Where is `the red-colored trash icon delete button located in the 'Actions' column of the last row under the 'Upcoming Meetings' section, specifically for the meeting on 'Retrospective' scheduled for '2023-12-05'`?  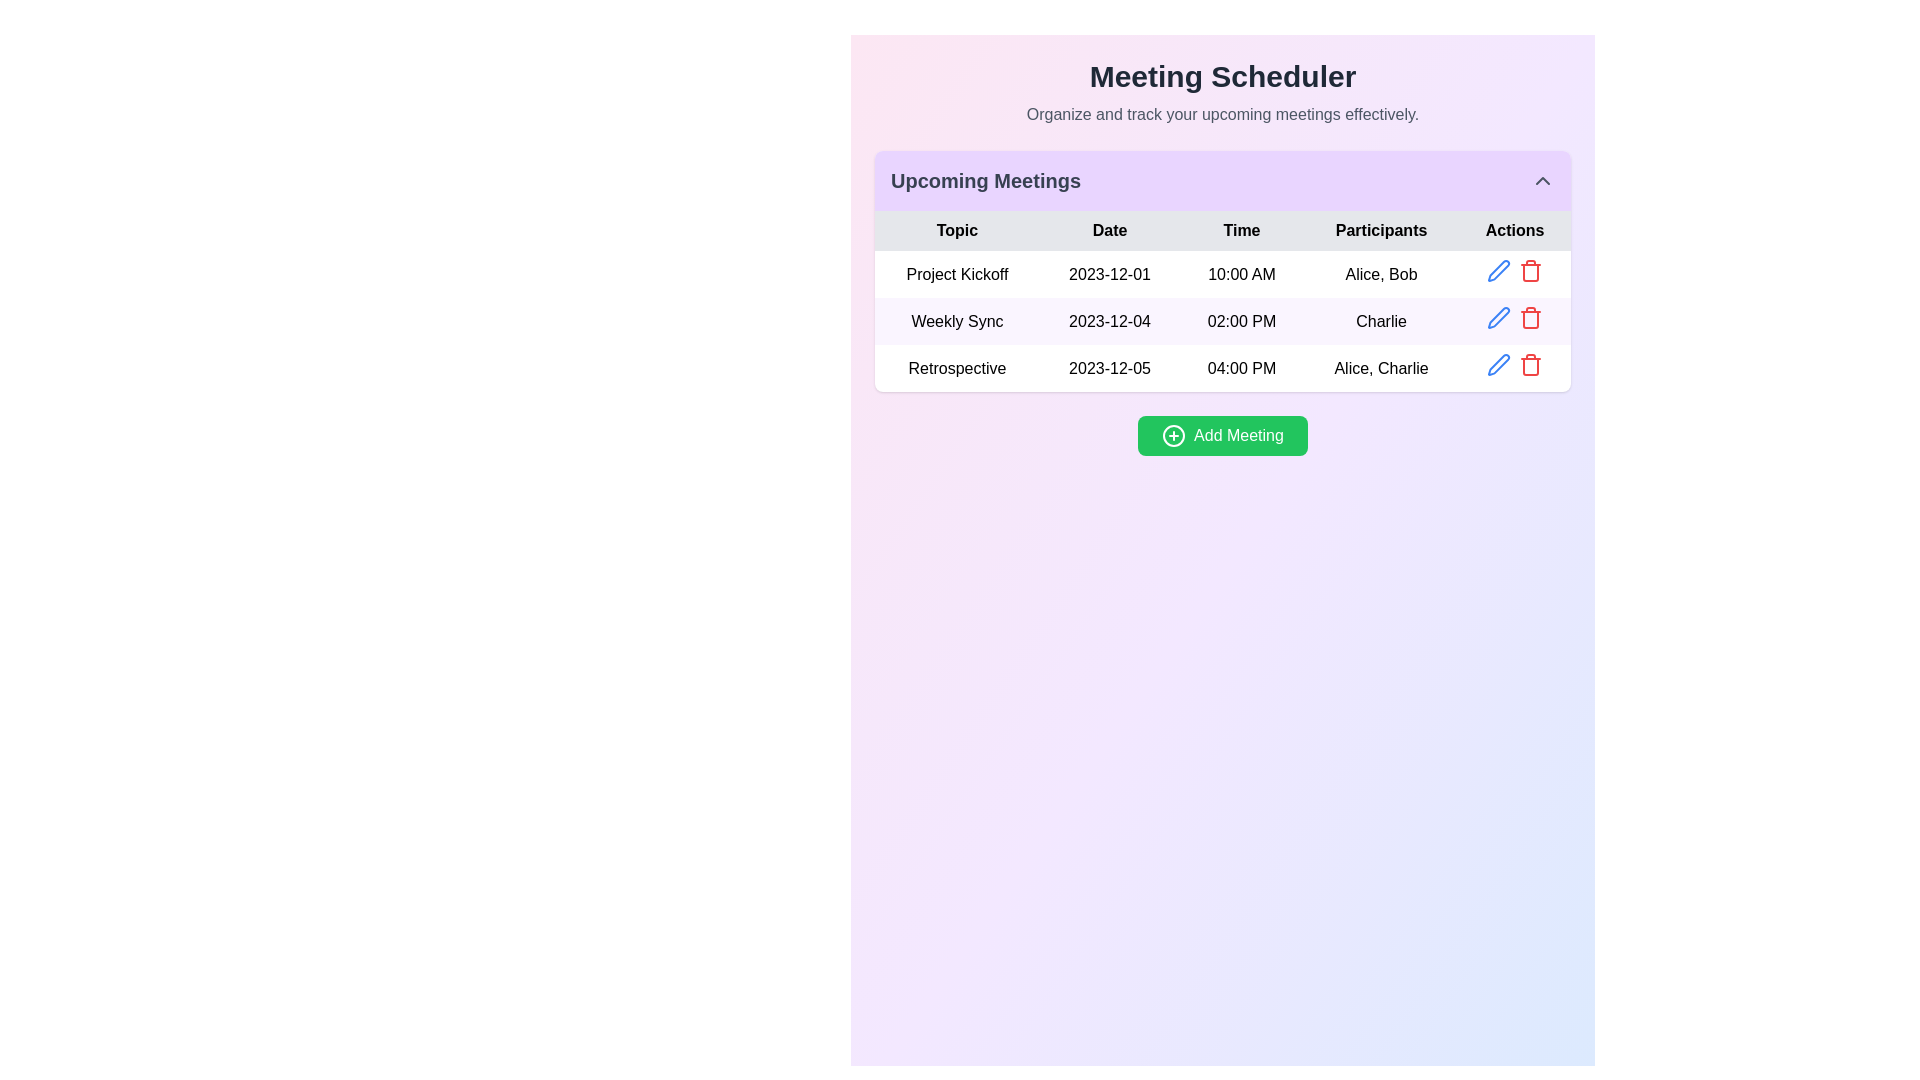
the red-colored trash icon delete button located in the 'Actions' column of the last row under the 'Upcoming Meetings' section, specifically for the meeting on 'Retrospective' scheduled for '2023-12-05' is located at coordinates (1530, 270).